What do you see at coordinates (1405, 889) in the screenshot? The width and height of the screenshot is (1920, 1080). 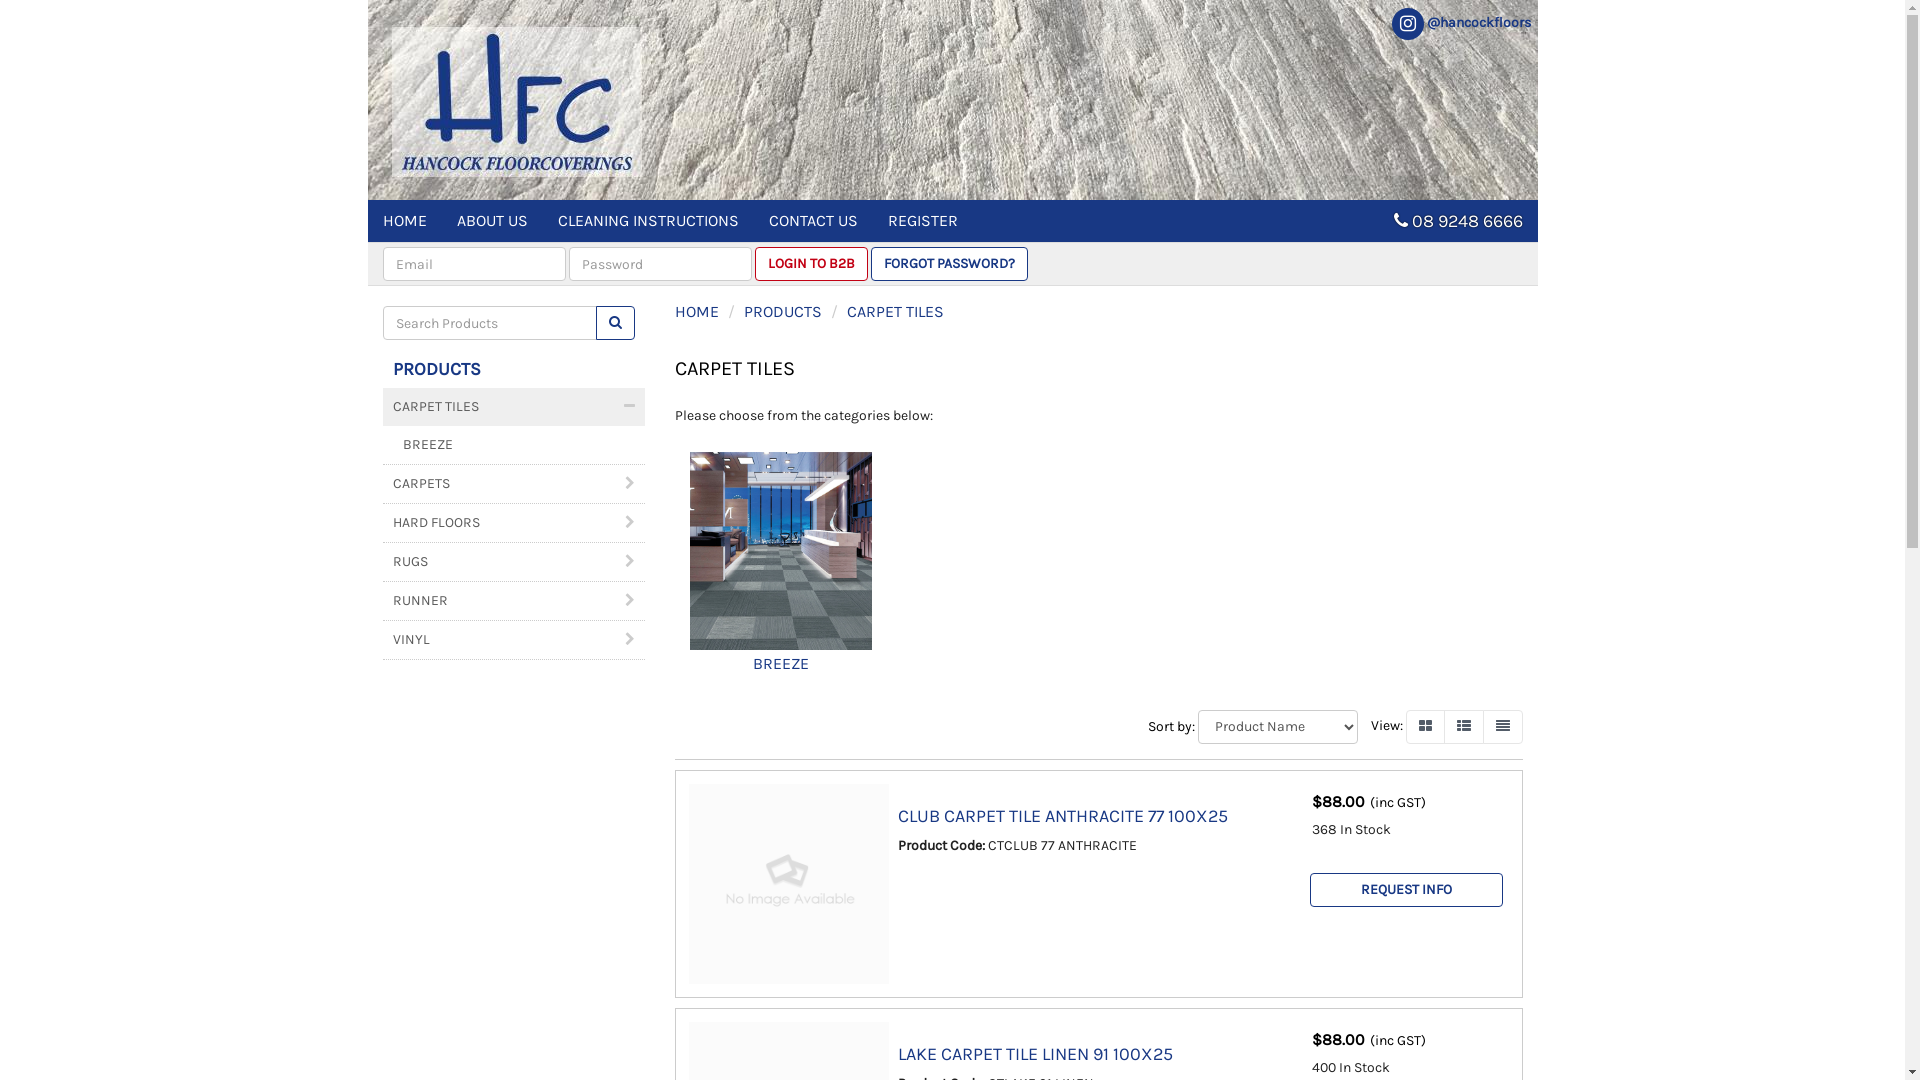 I see `'Contact us to request information'` at bounding box center [1405, 889].